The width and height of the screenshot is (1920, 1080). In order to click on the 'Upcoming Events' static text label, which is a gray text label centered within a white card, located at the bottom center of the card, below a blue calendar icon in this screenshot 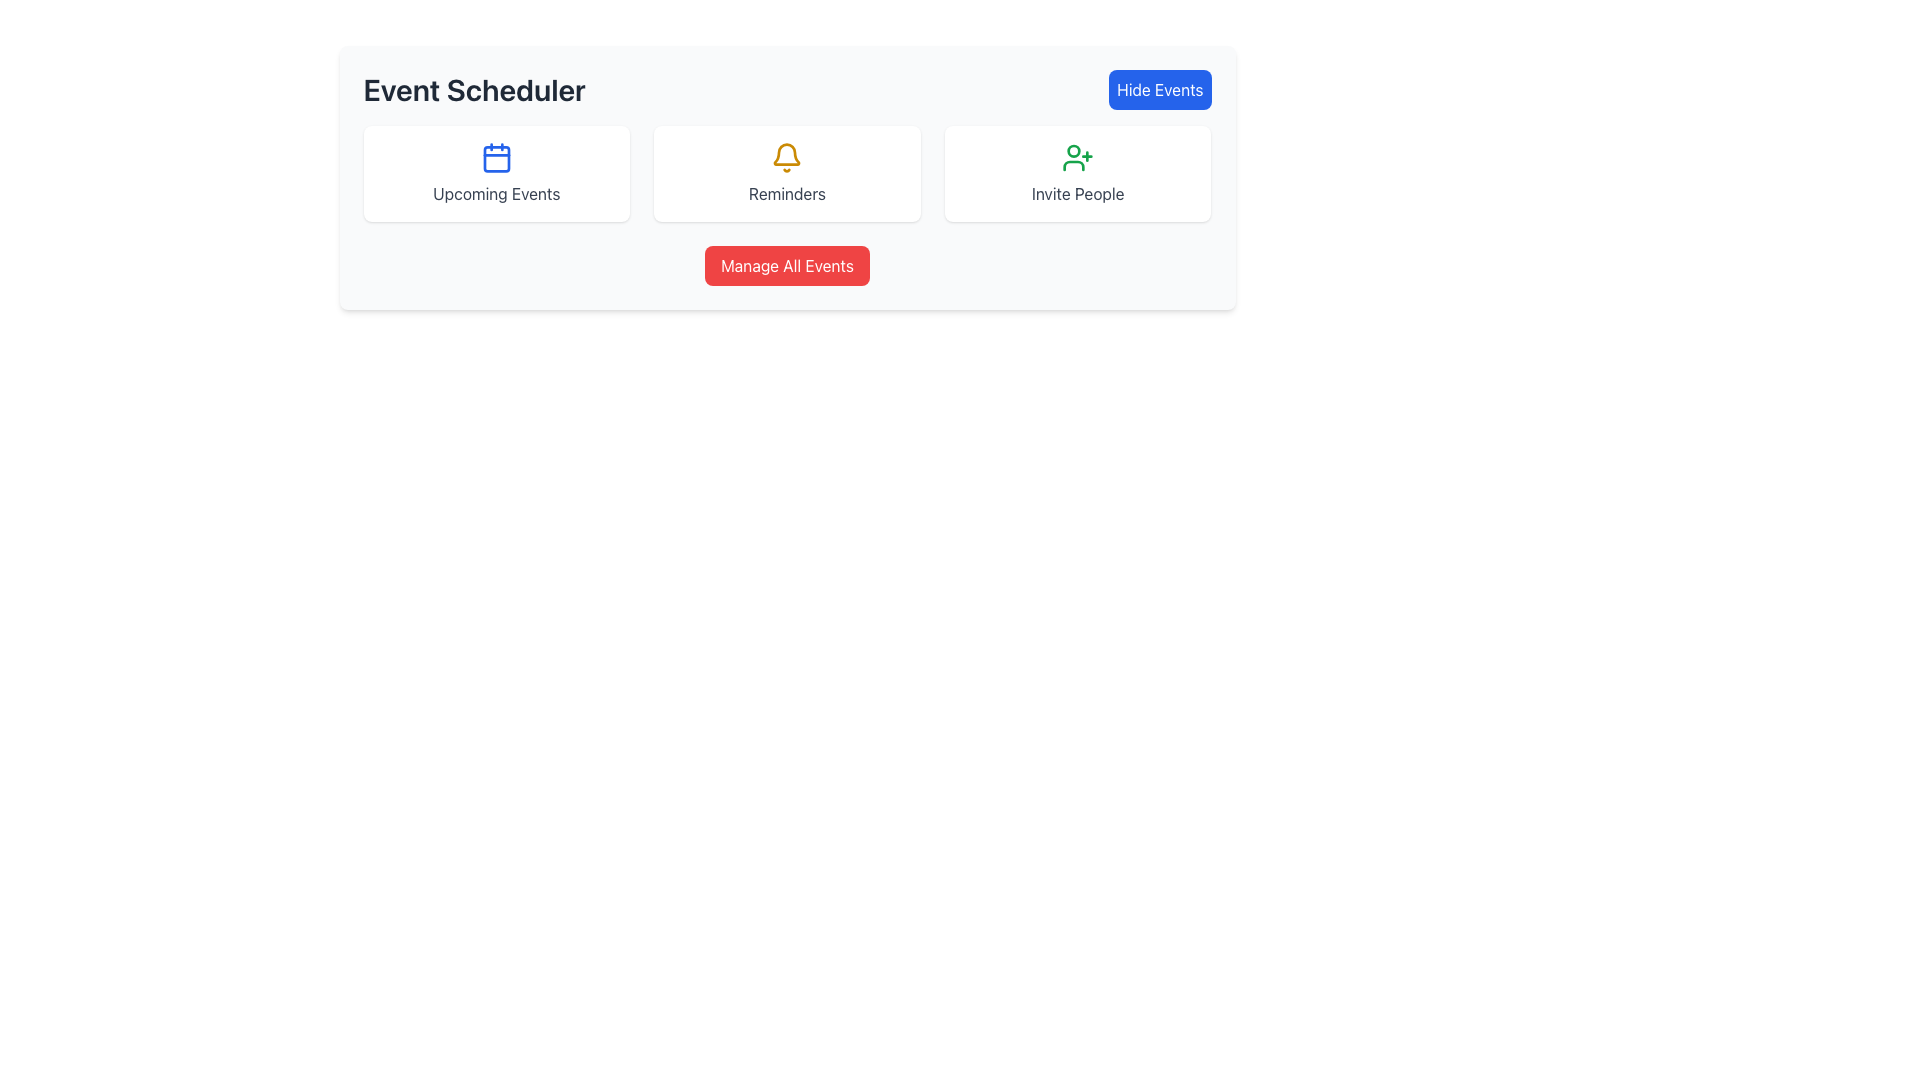, I will do `click(496, 193)`.